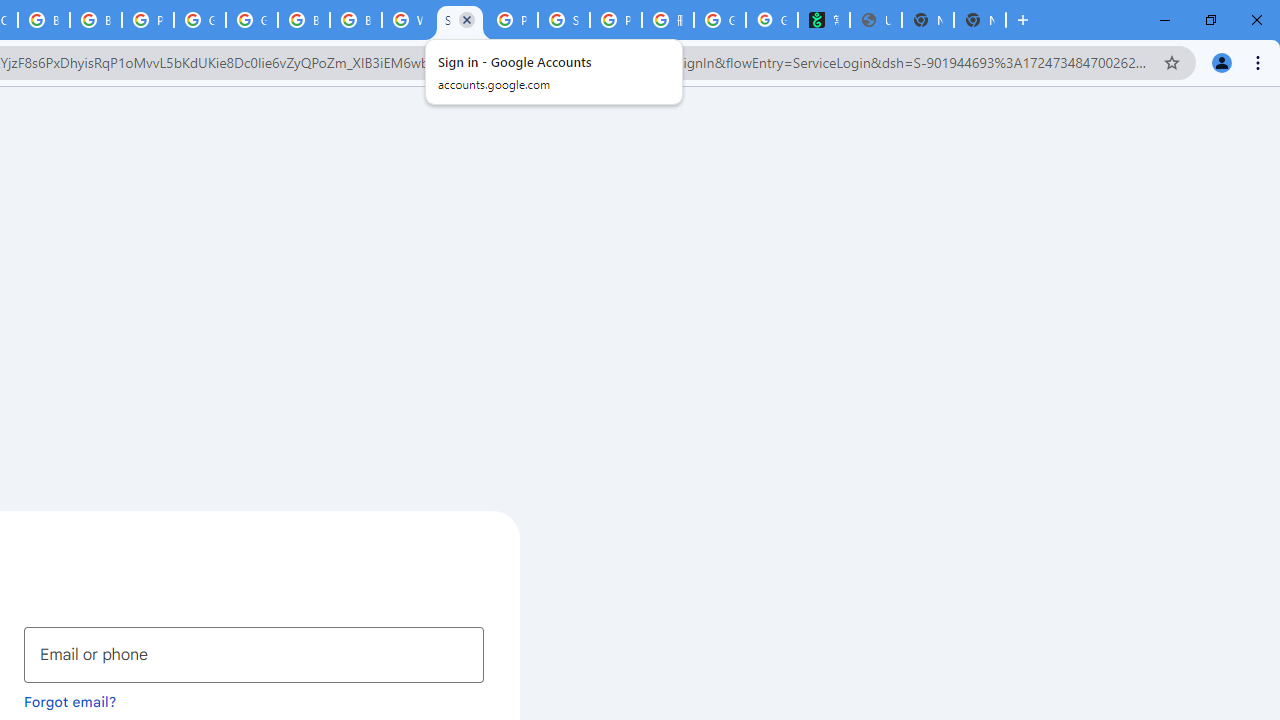  Describe the element at coordinates (303, 20) in the screenshot. I see `'Browse Chrome as a guest - Computer - Google Chrome Help'` at that location.